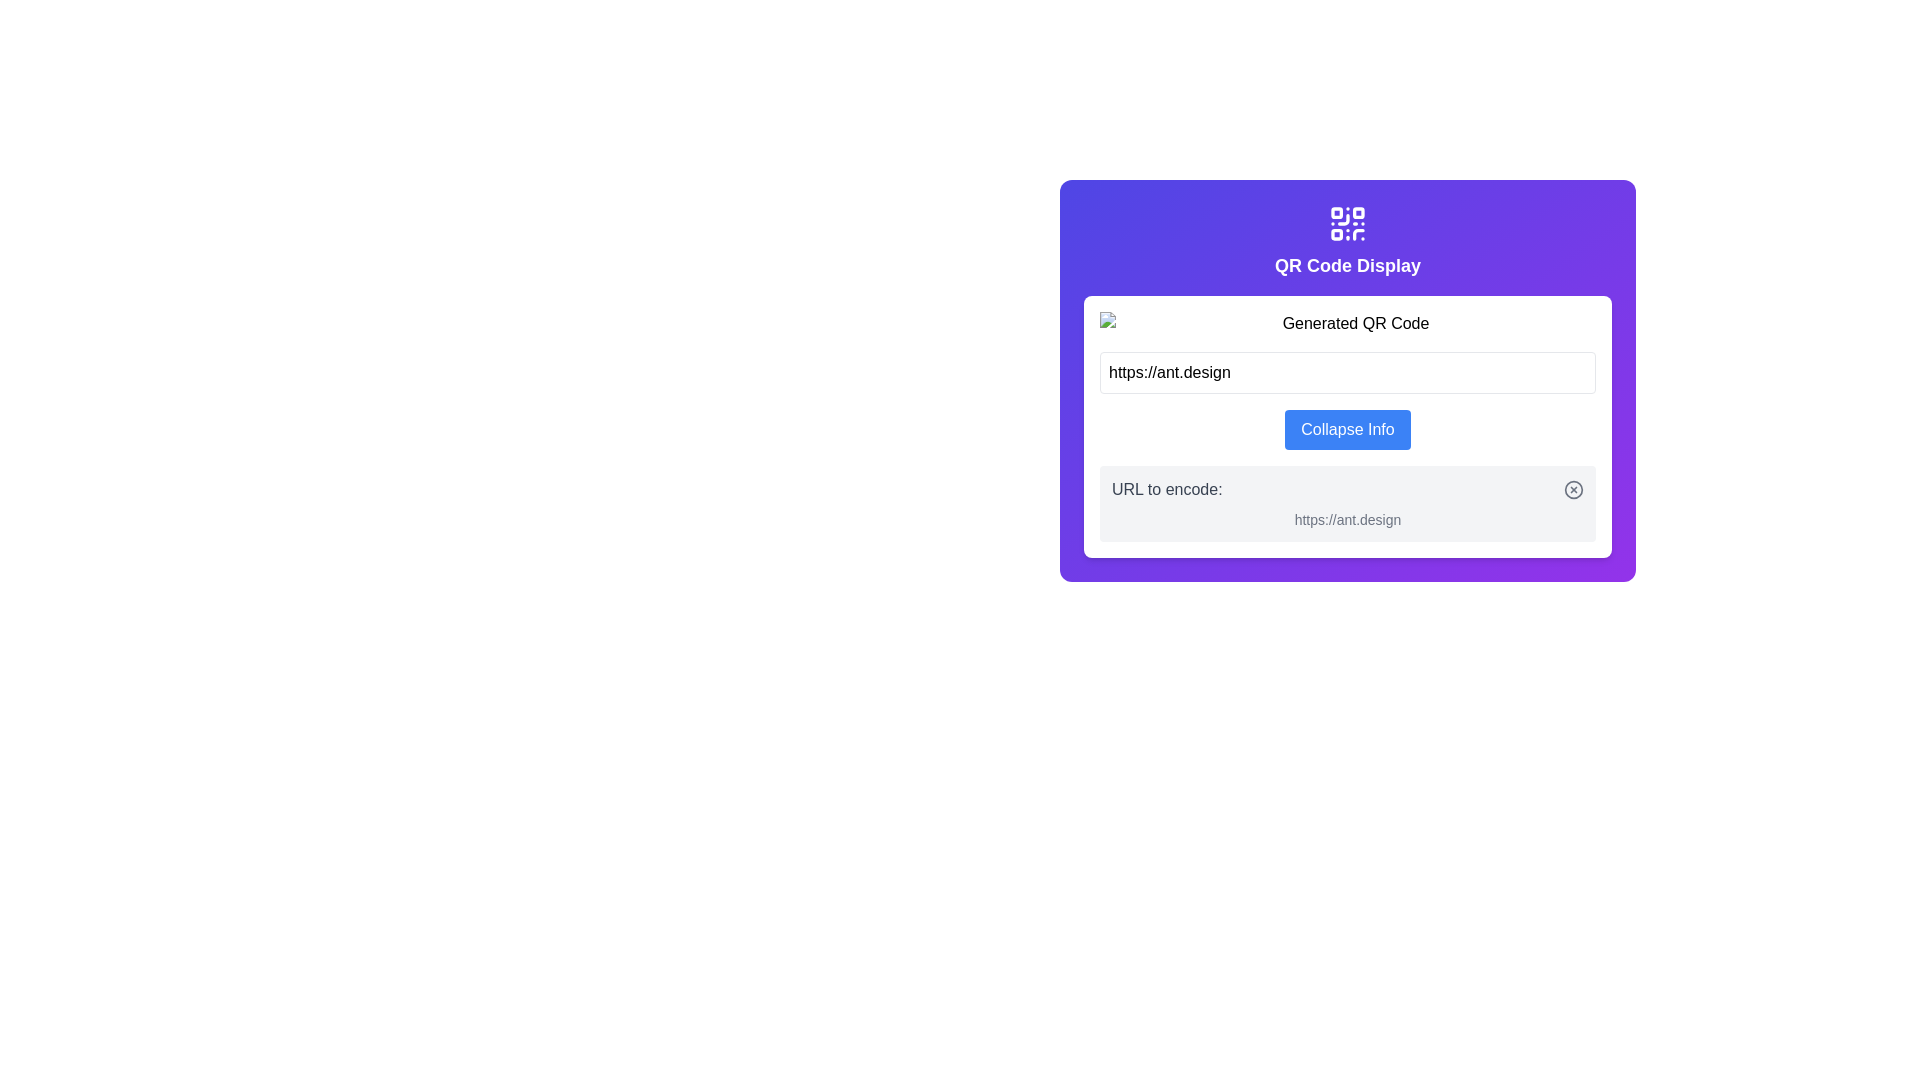 The width and height of the screenshot is (1920, 1080). What do you see at coordinates (1348, 428) in the screenshot?
I see `the 'Collapse Info' button` at bounding box center [1348, 428].